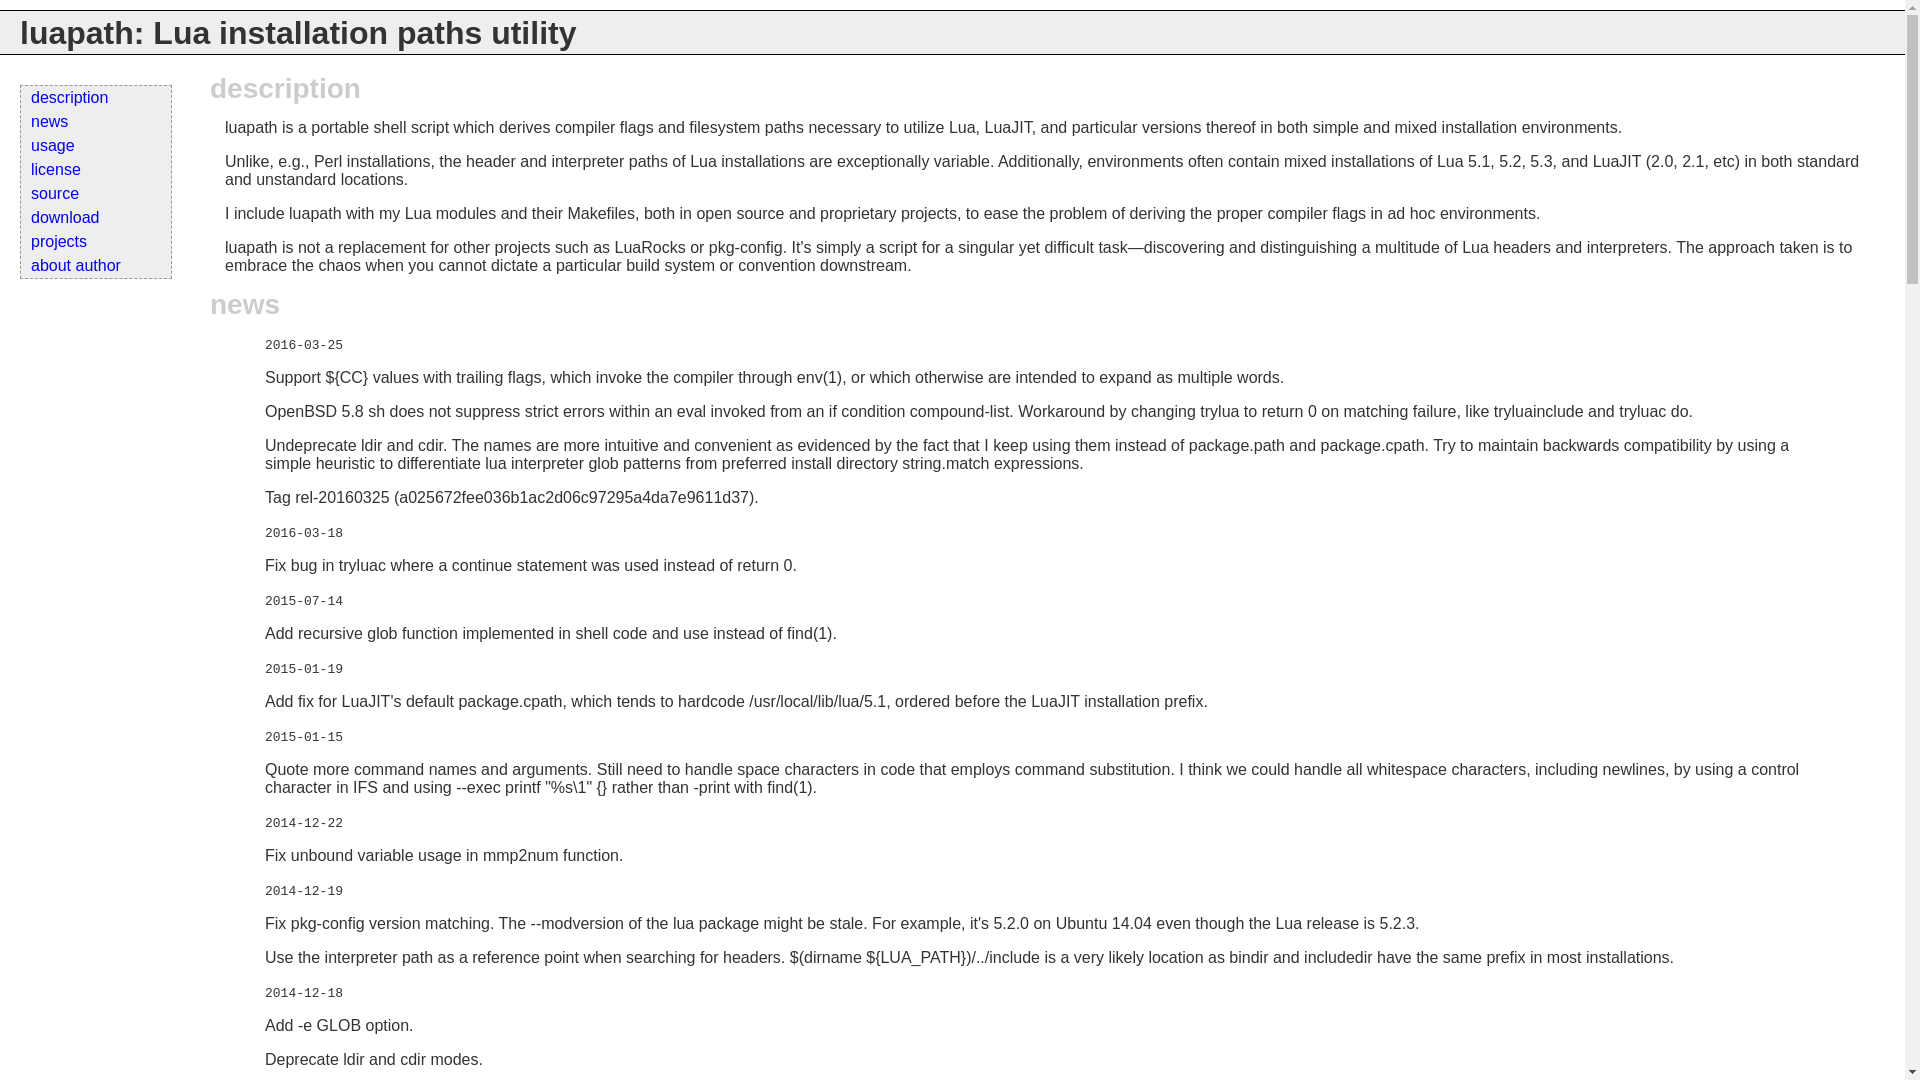 The width and height of the screenshot is (1920, 1080). What do you see at coordinates (20, 97) in the screenshot?
I see `'description'` at bounding box center [20, 97].